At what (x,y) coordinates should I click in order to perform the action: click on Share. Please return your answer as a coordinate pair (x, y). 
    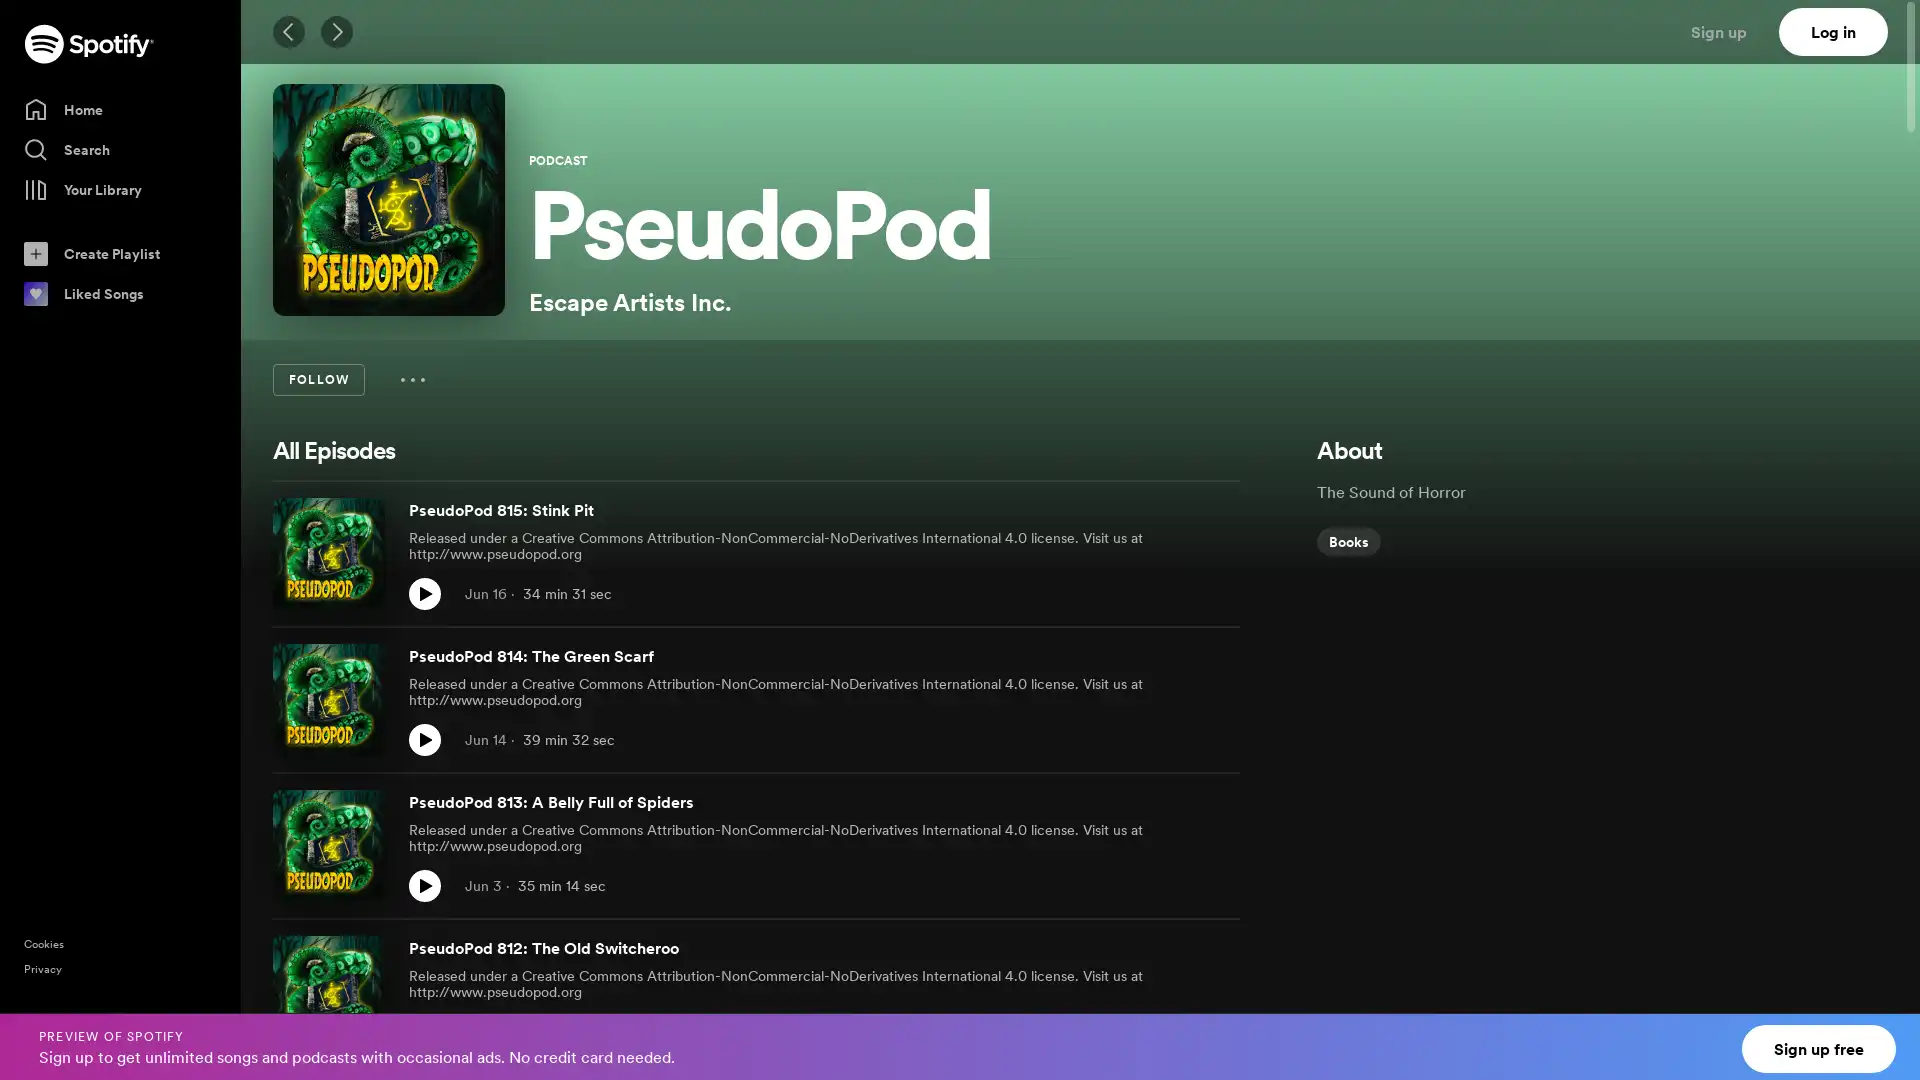
    Looking at the image, I should click on (1180, 593).